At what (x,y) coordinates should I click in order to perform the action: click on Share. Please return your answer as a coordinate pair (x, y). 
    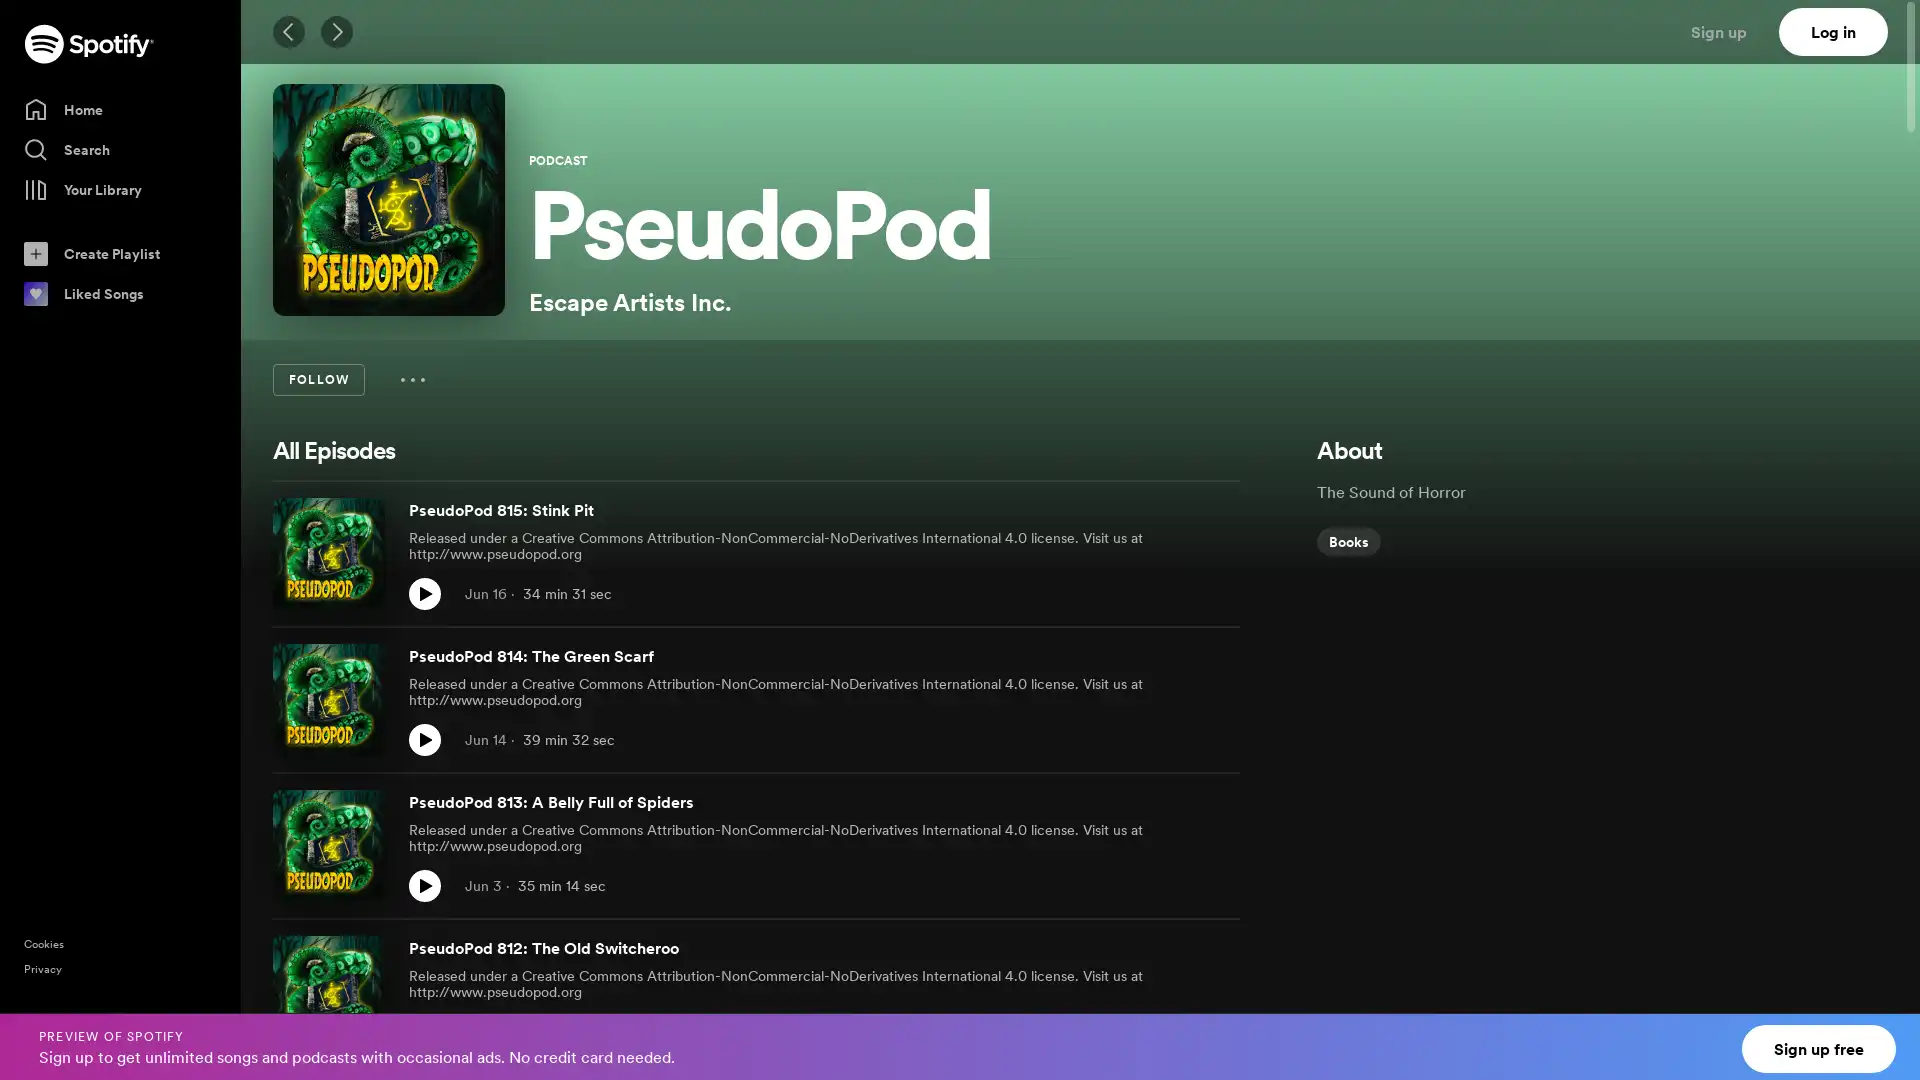
    Looking at the image, I should click on (1180, 593).